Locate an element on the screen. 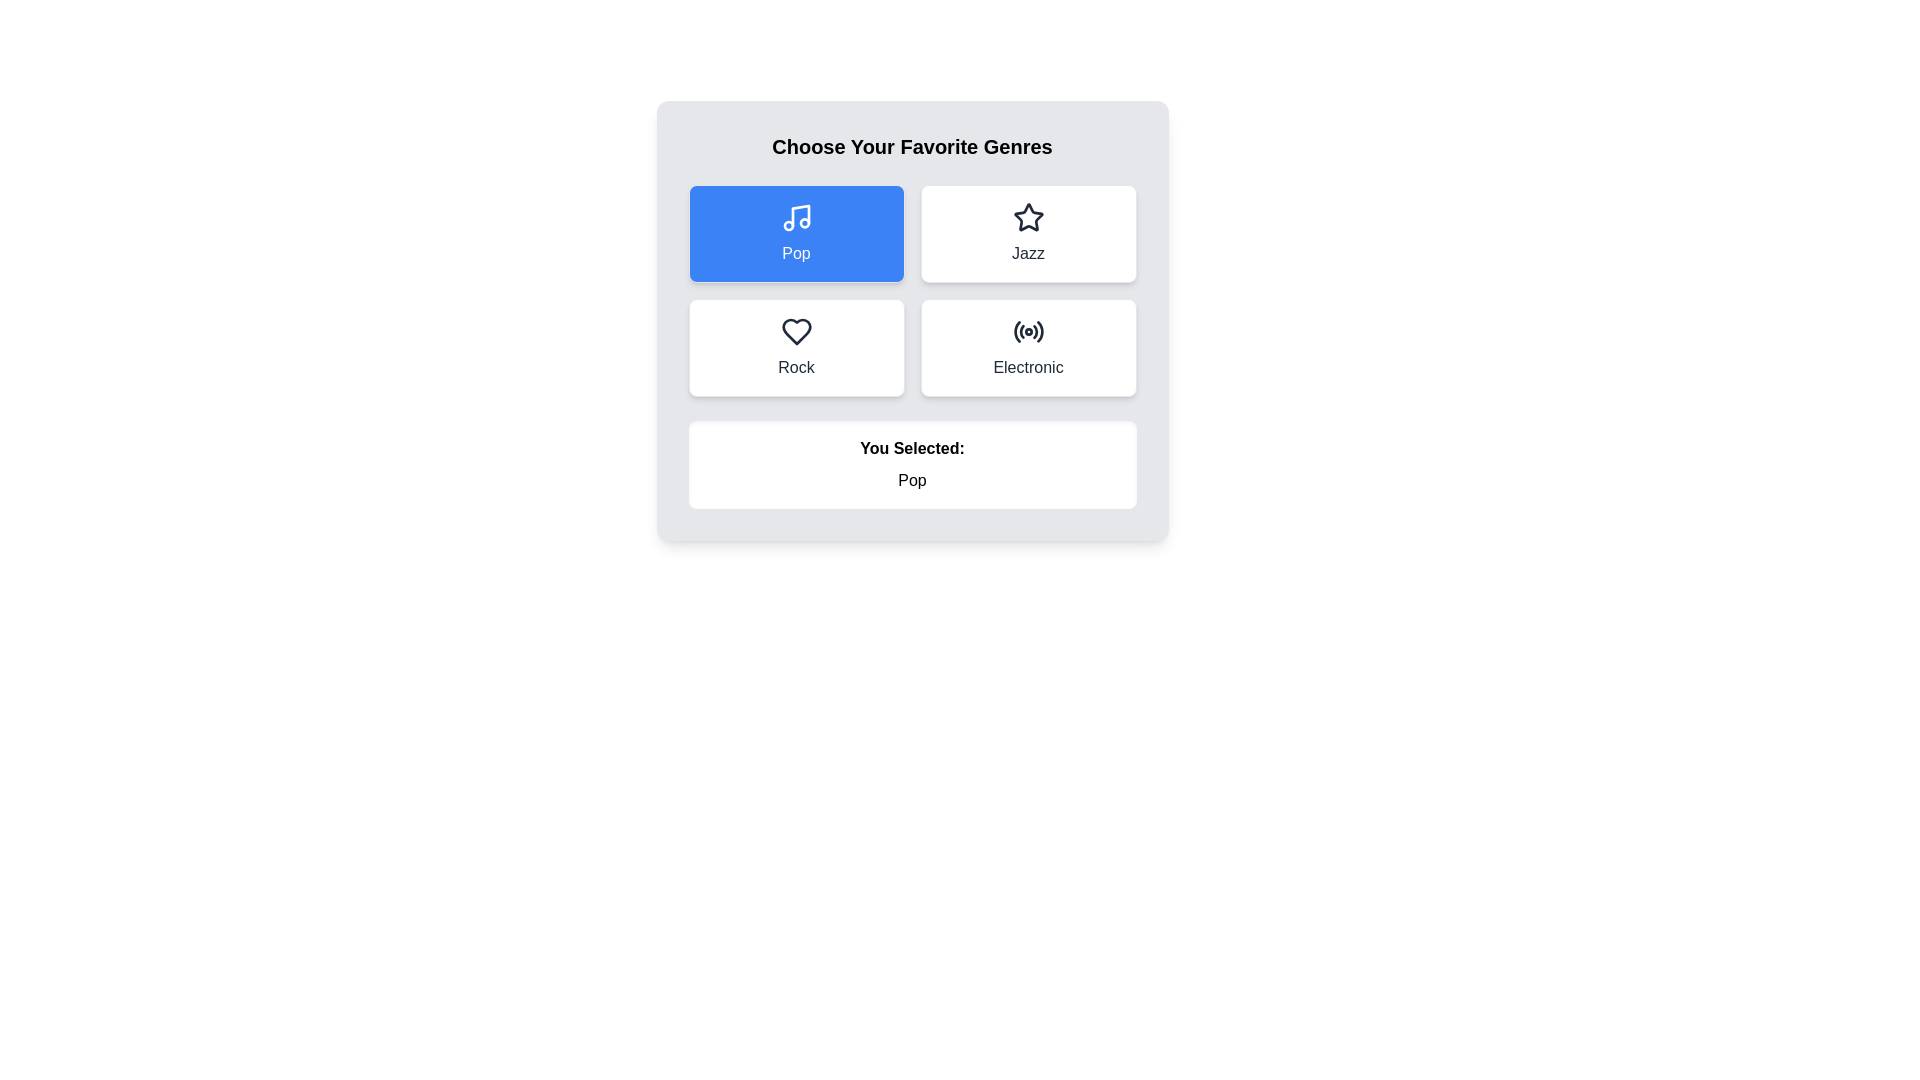 This screenshot has width=1920, height=1080. the genre button labeled Jazz to observe the hover effect is located at coordinates (1028, 233).